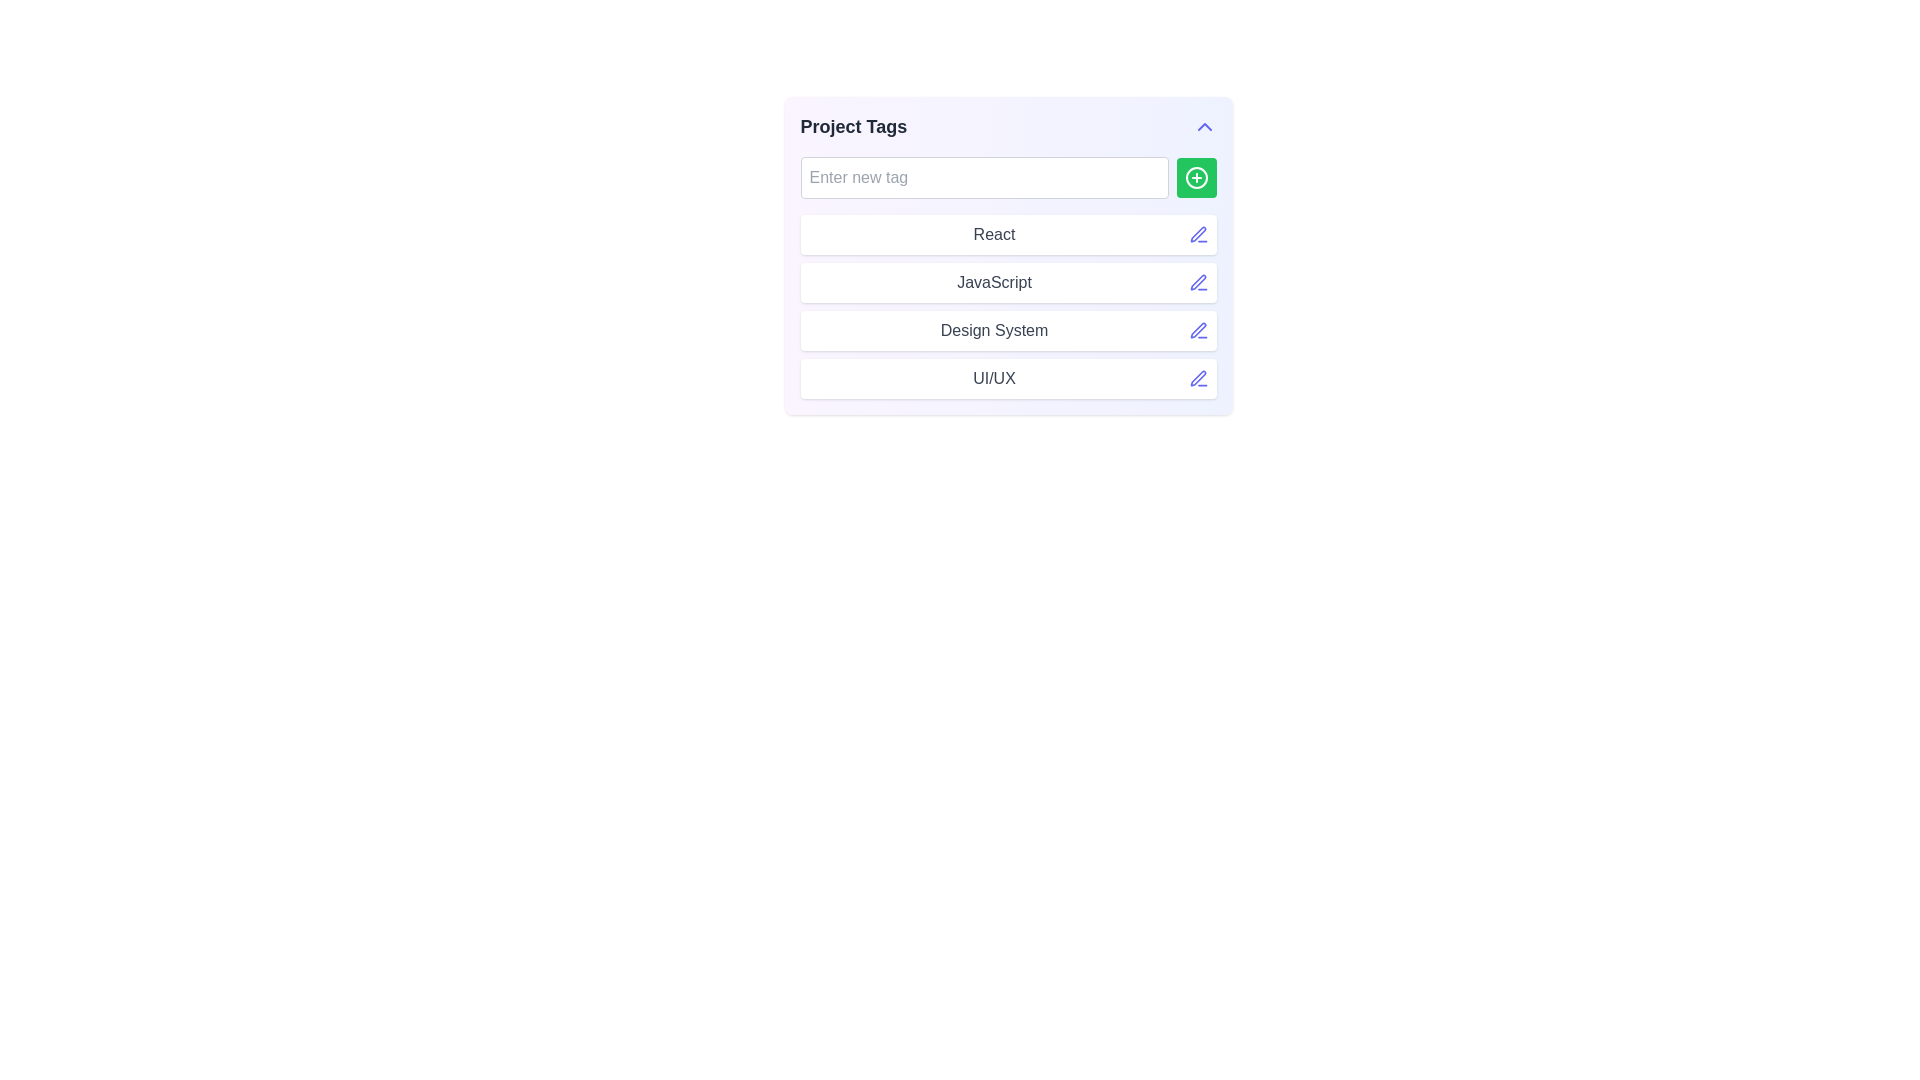 This screenshot has height=1080, width=1920. What do you see at coordinates (1196, 176) in the screenshot?
I see `the green circular button located to the right of the 'Enter new tag' text input` at bounding box center [1196, 176].